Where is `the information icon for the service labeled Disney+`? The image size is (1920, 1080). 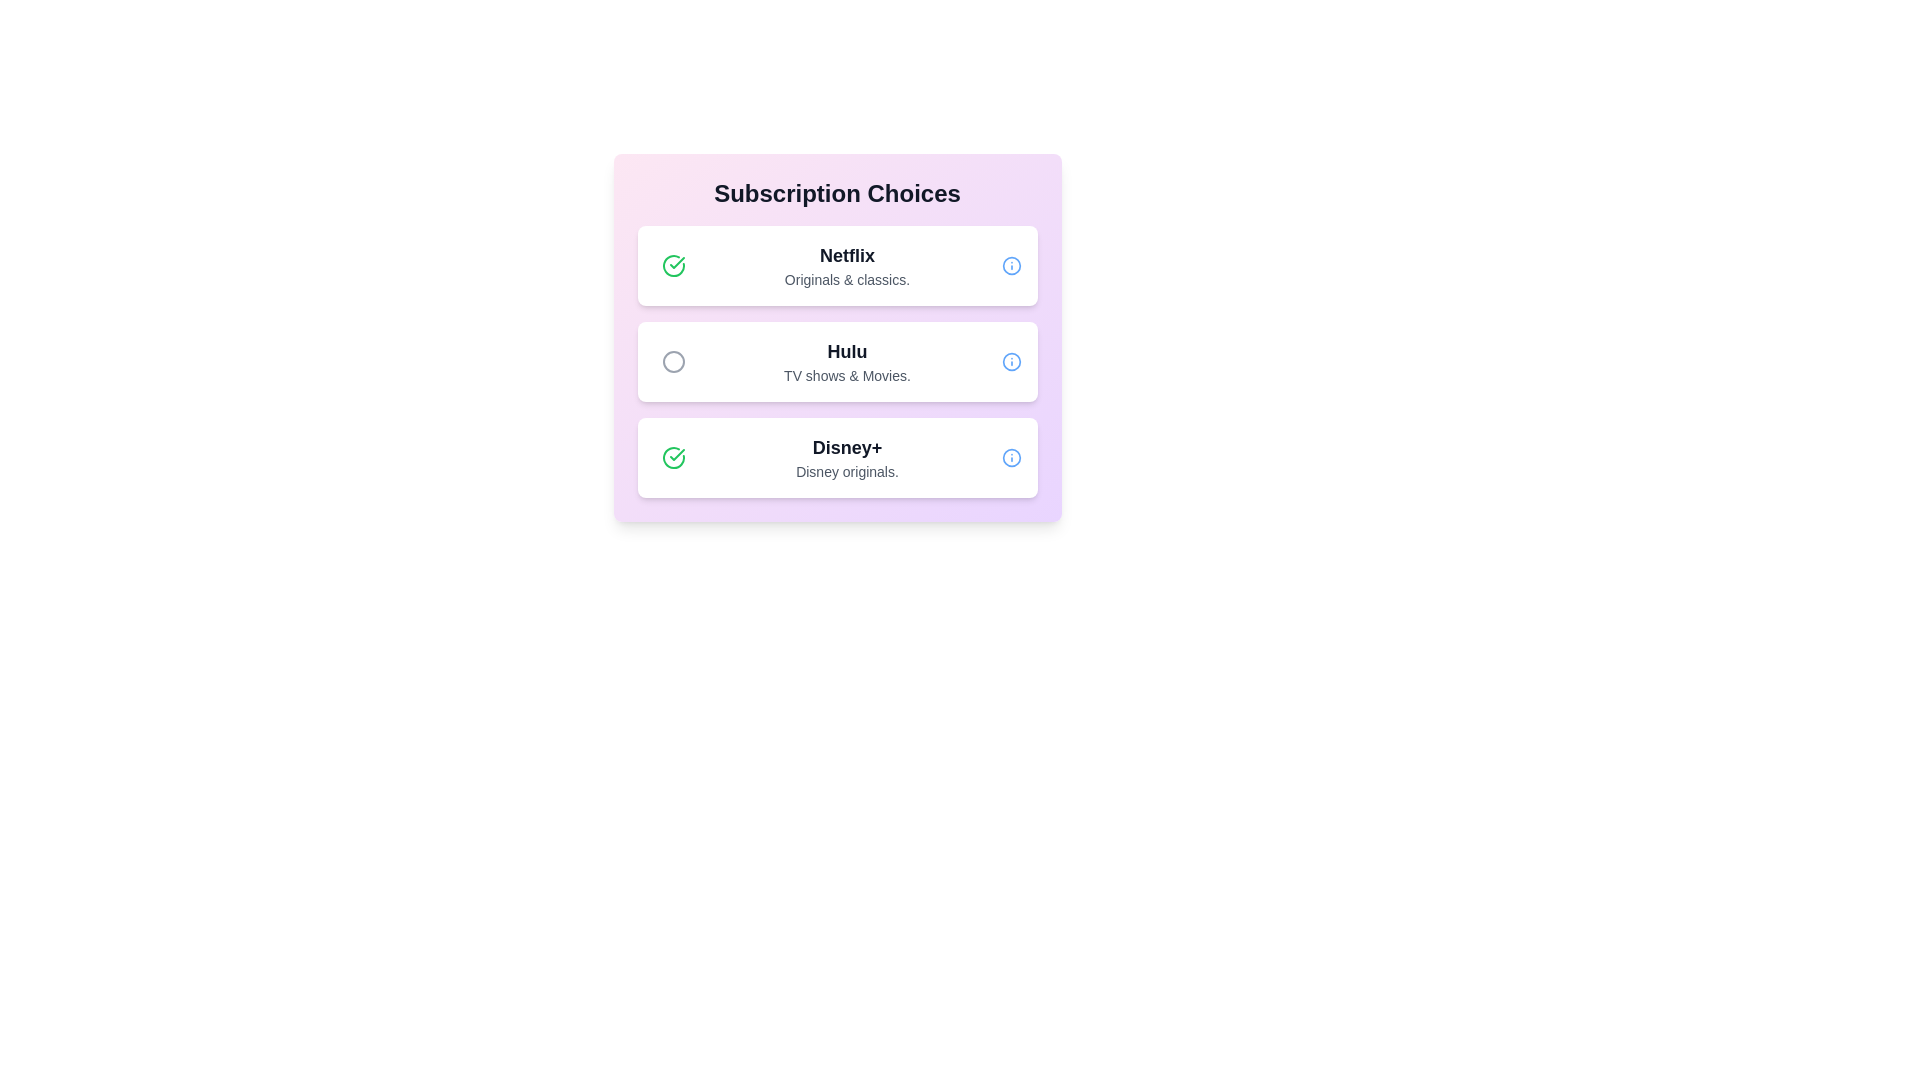
the information icon for the service labeled Disney+ is located at coordinates (1011, 458).